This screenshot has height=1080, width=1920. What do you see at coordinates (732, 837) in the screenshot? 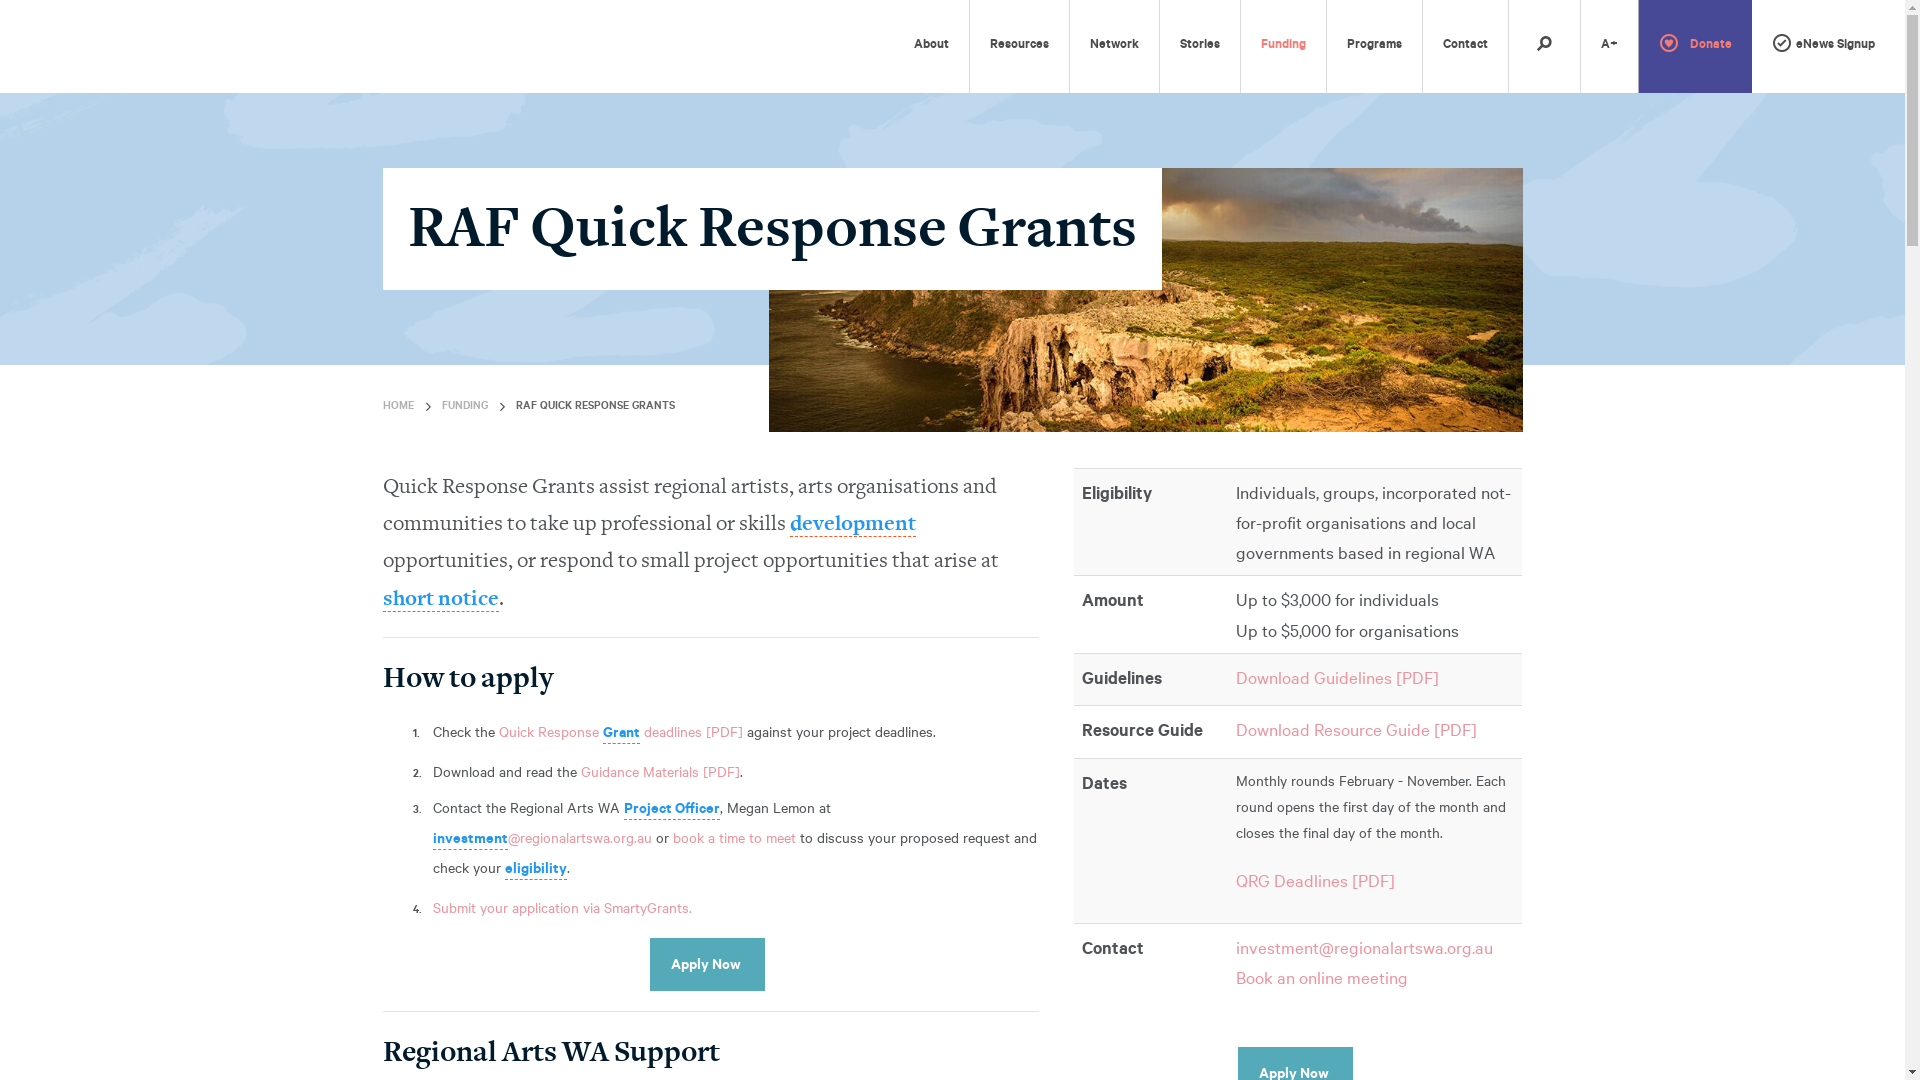
I see `'book a time to meet'` at bounding box center [732, 837].